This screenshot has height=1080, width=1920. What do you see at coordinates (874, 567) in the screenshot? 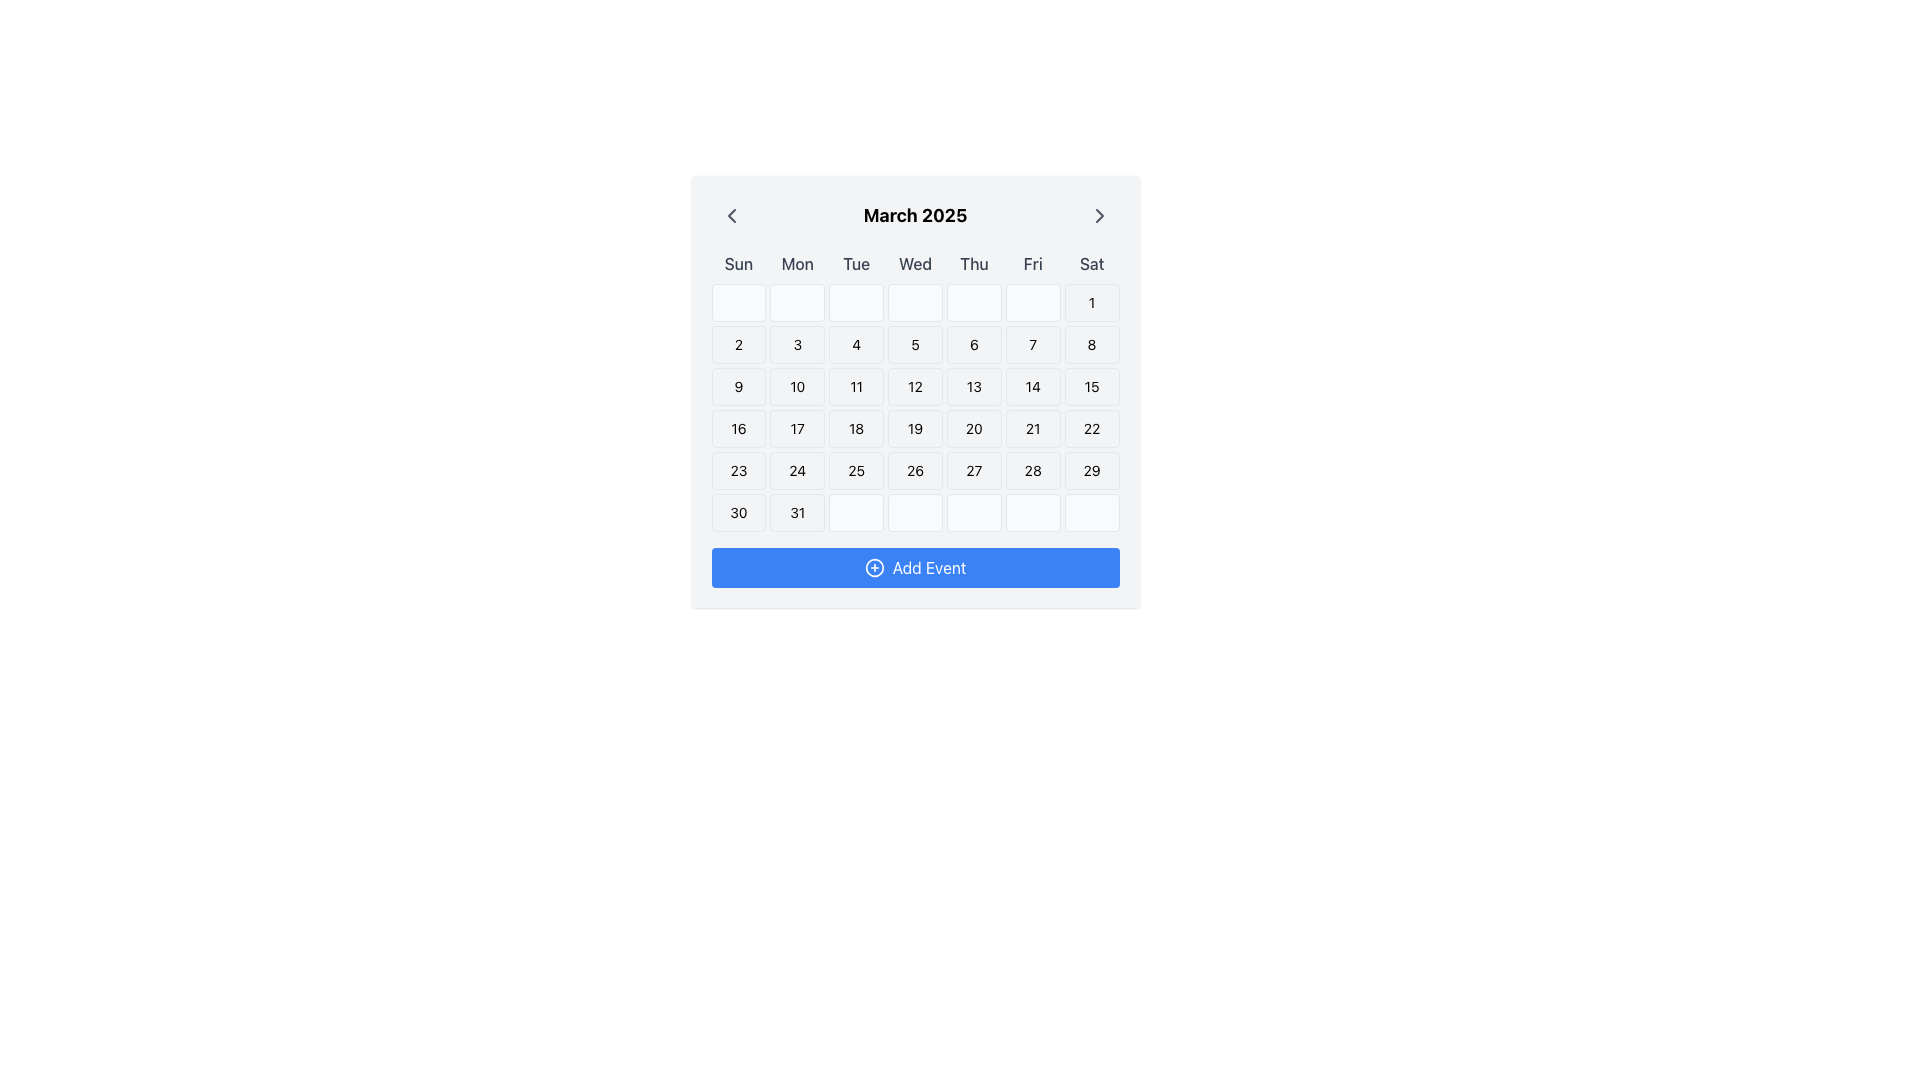
I see `the circular plus icon with a blue outline located to the left of the 'Add Event' text in the blue button at the bottom of the calendar interface for potential hover feedback` at bounding box center [874, 567].